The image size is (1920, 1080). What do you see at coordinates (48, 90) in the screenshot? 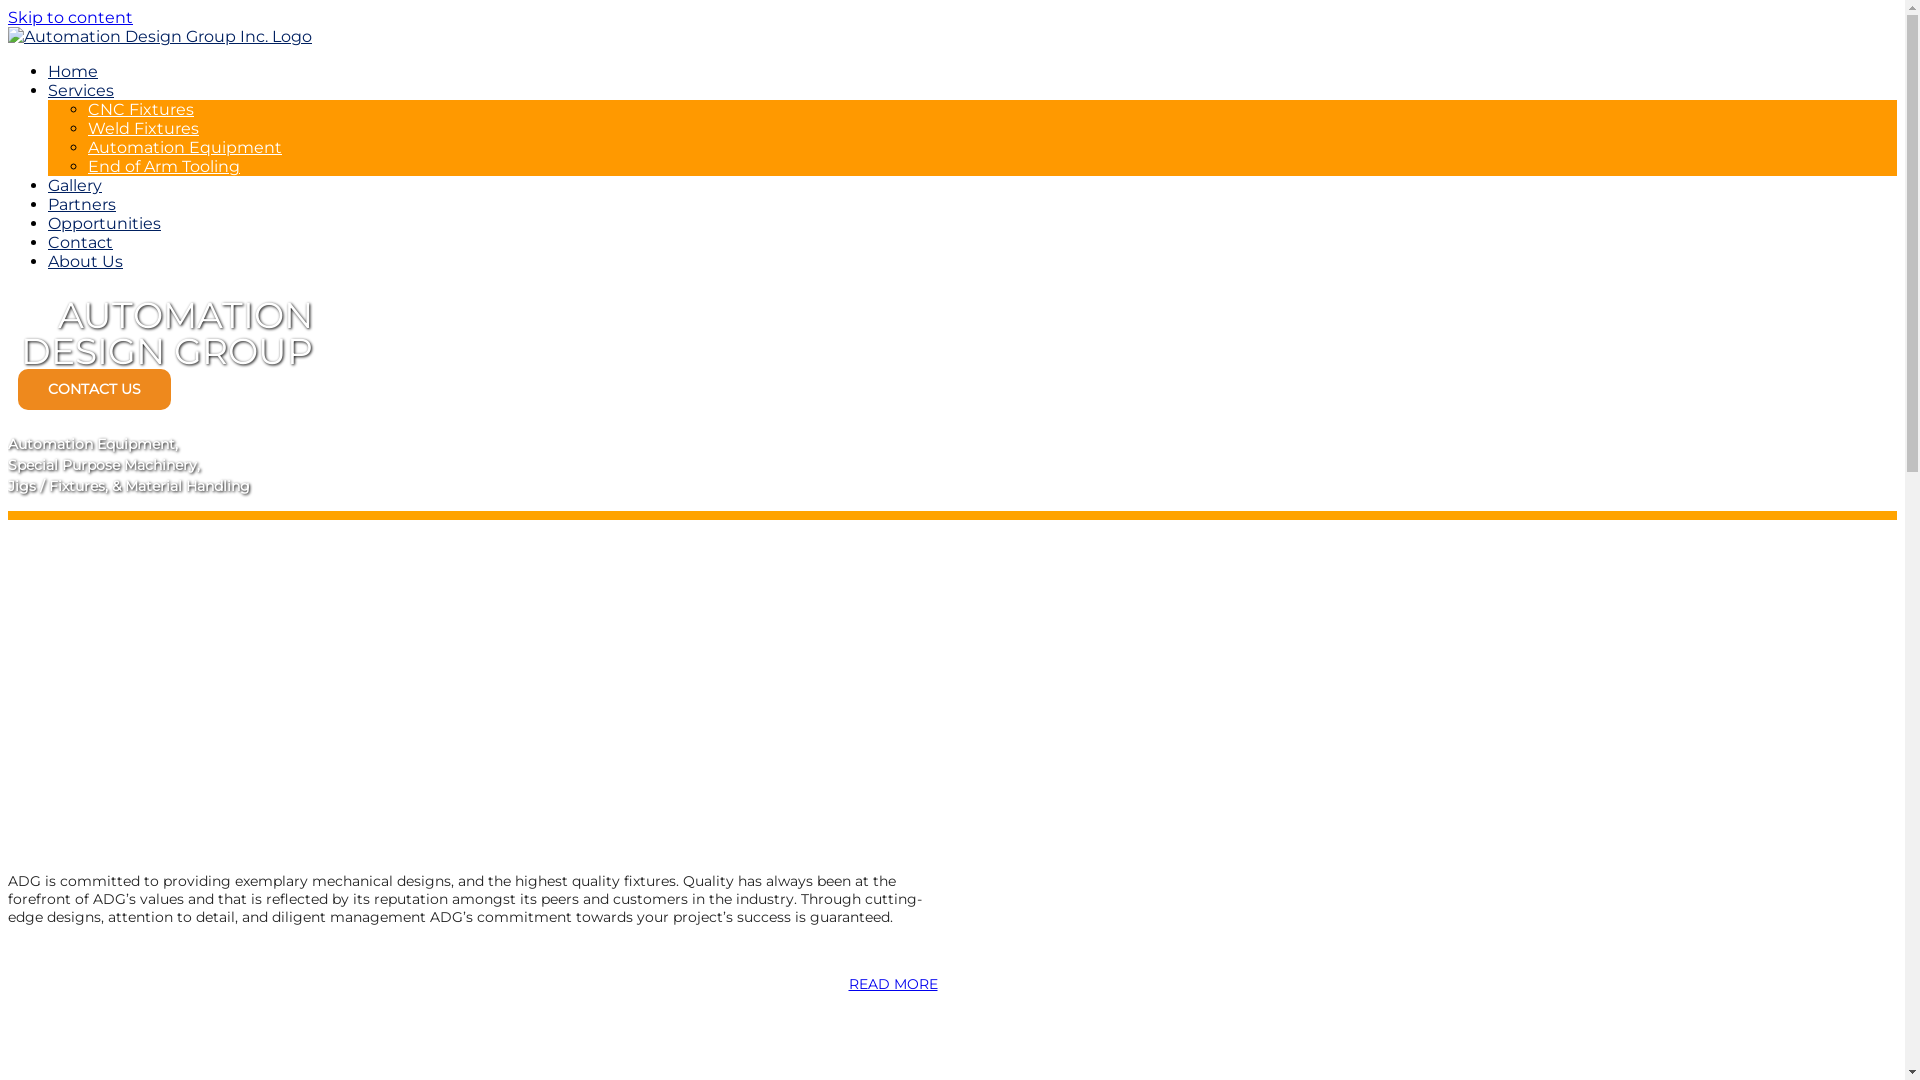
I see `'Services'` at bounding box center [48, 90].